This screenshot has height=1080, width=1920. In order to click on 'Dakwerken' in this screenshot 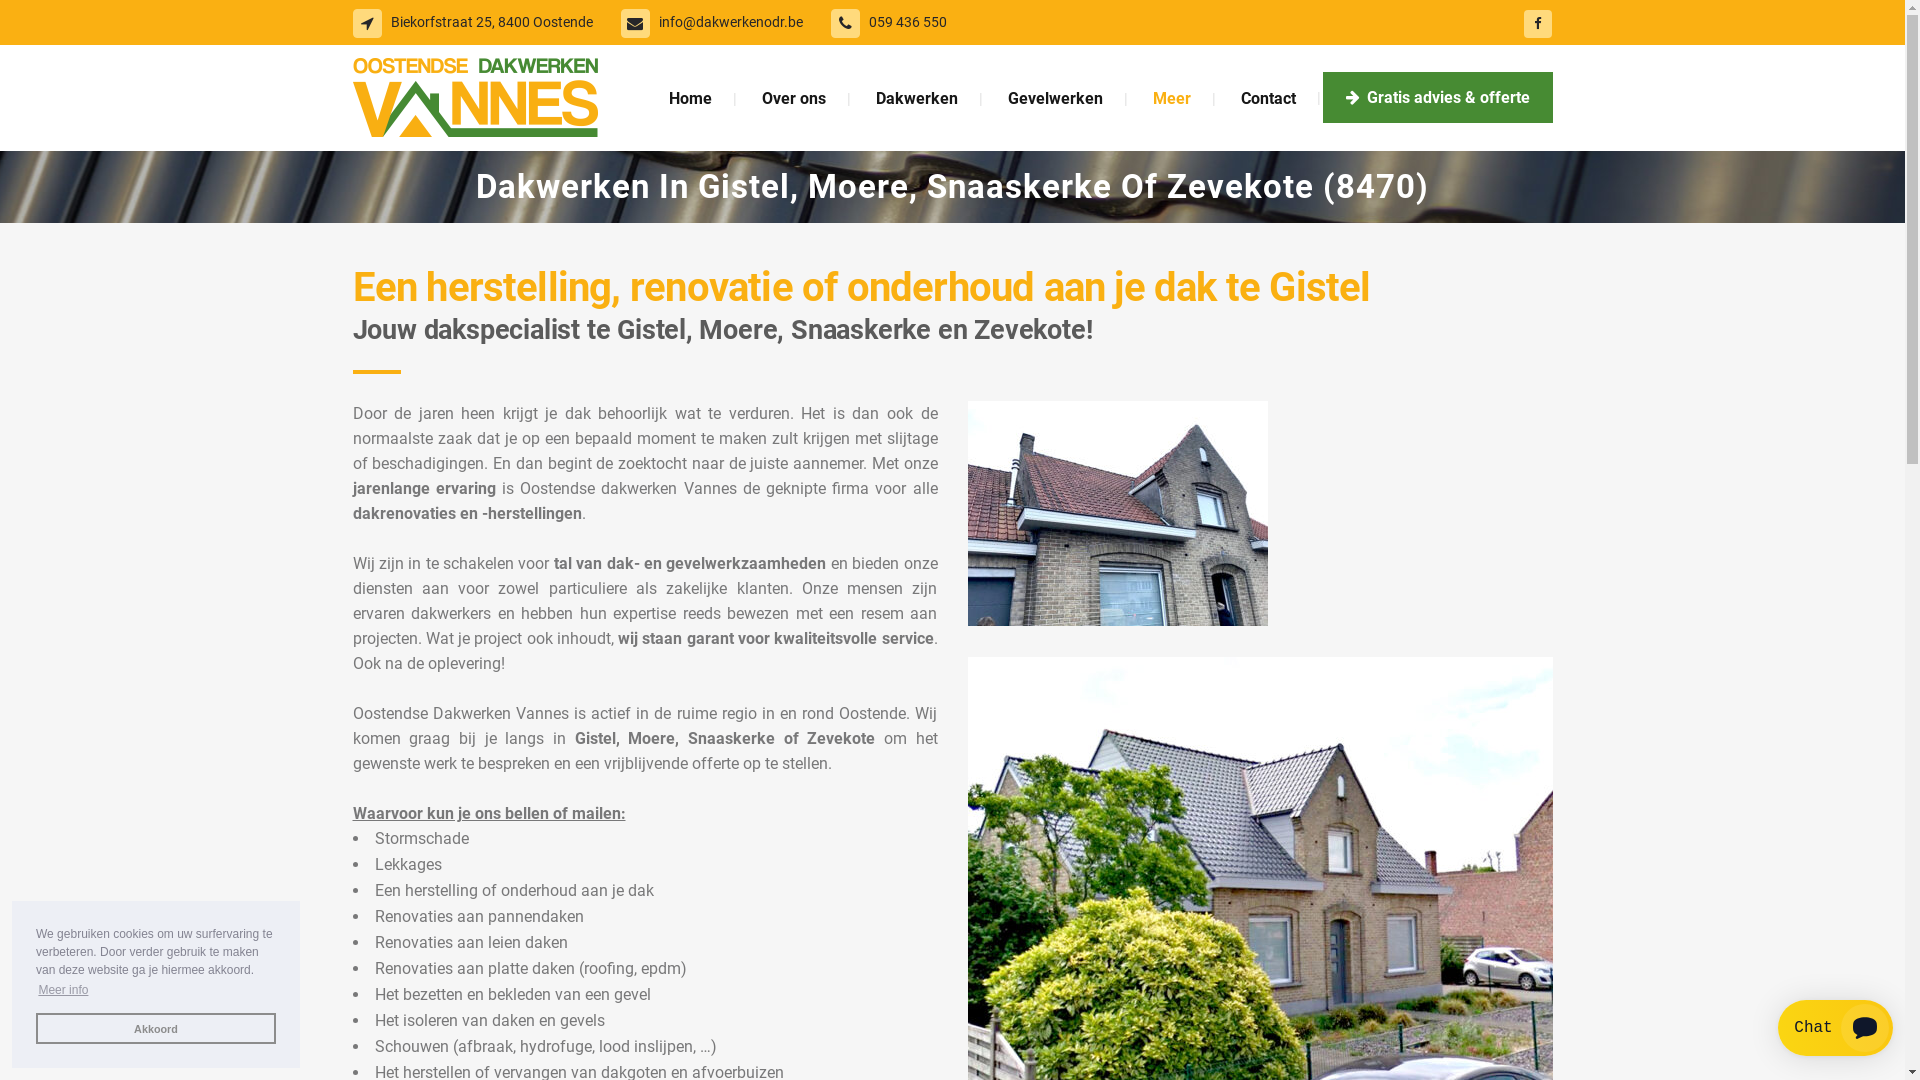, I will do `click(915, 98)`.